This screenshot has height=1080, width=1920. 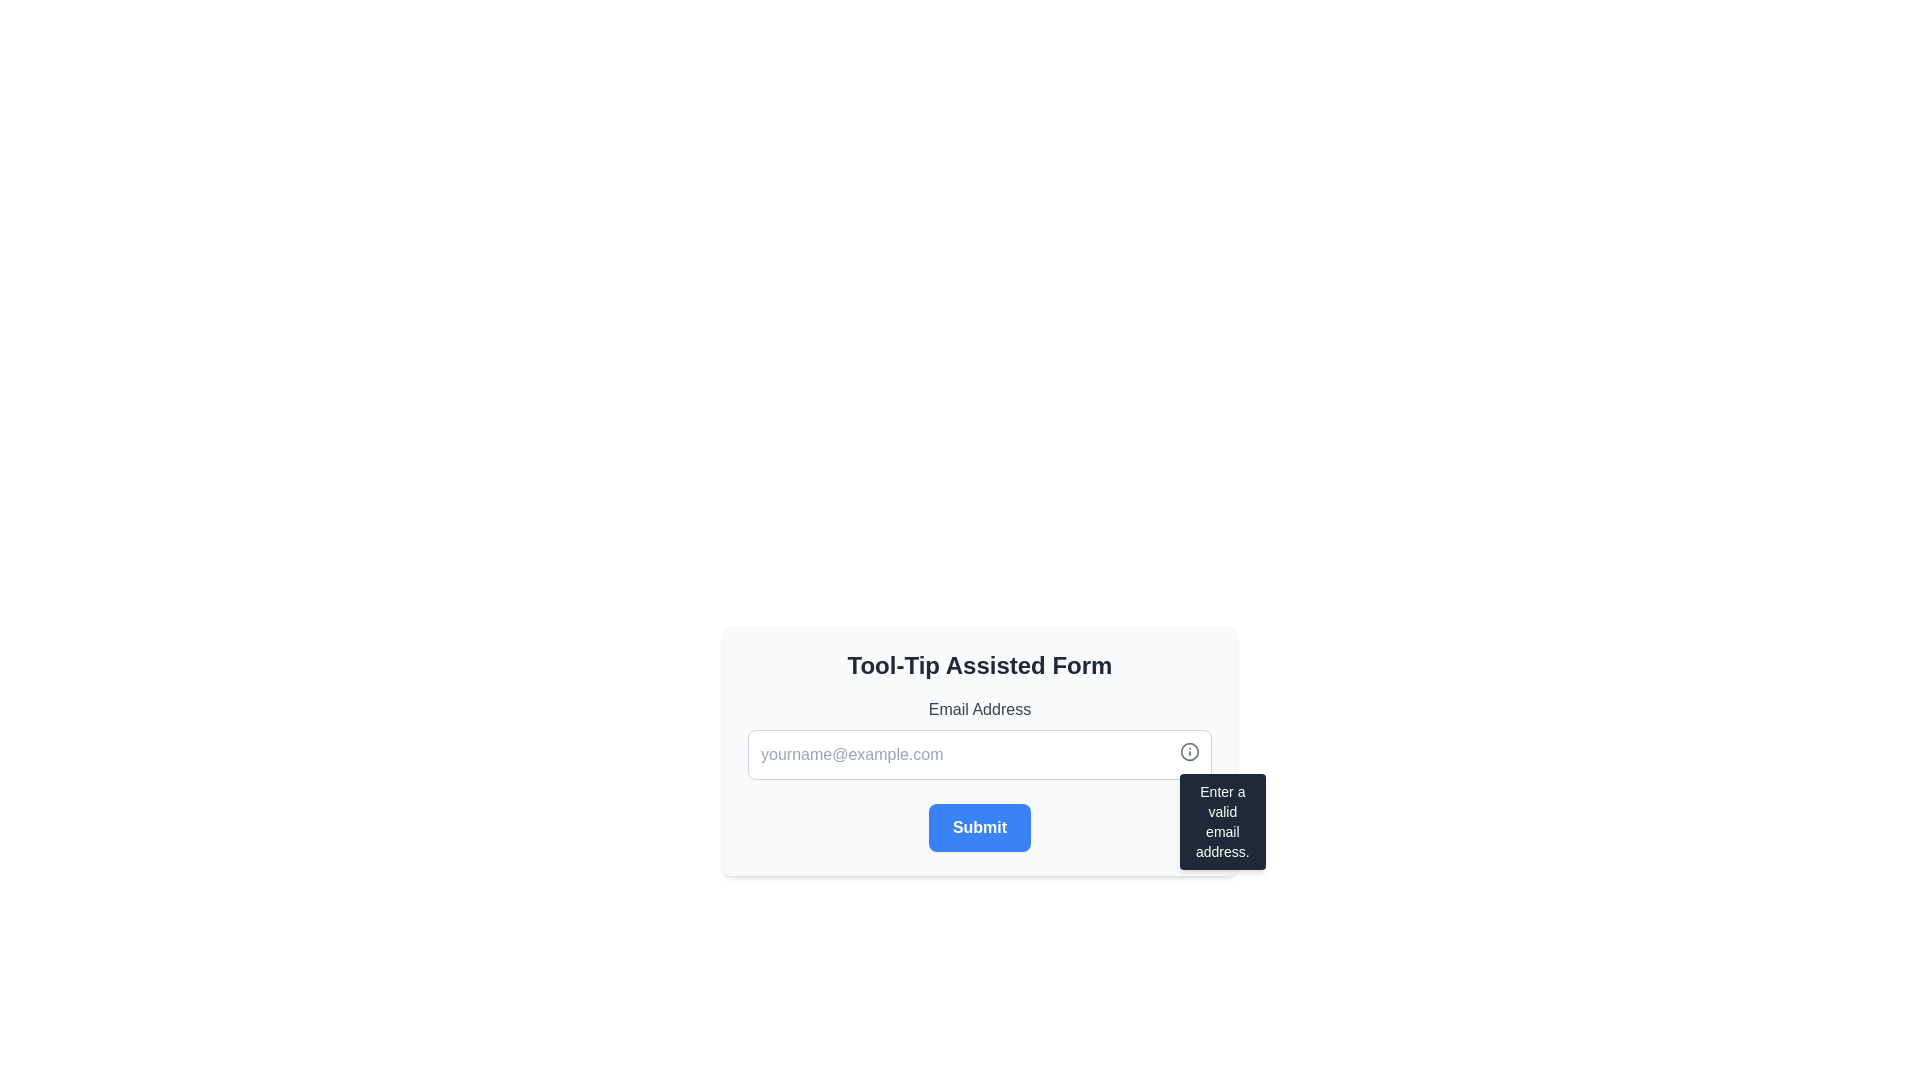 I want to click on the submit button located below the 'Email Address' input field, so click(x=979, y=828).